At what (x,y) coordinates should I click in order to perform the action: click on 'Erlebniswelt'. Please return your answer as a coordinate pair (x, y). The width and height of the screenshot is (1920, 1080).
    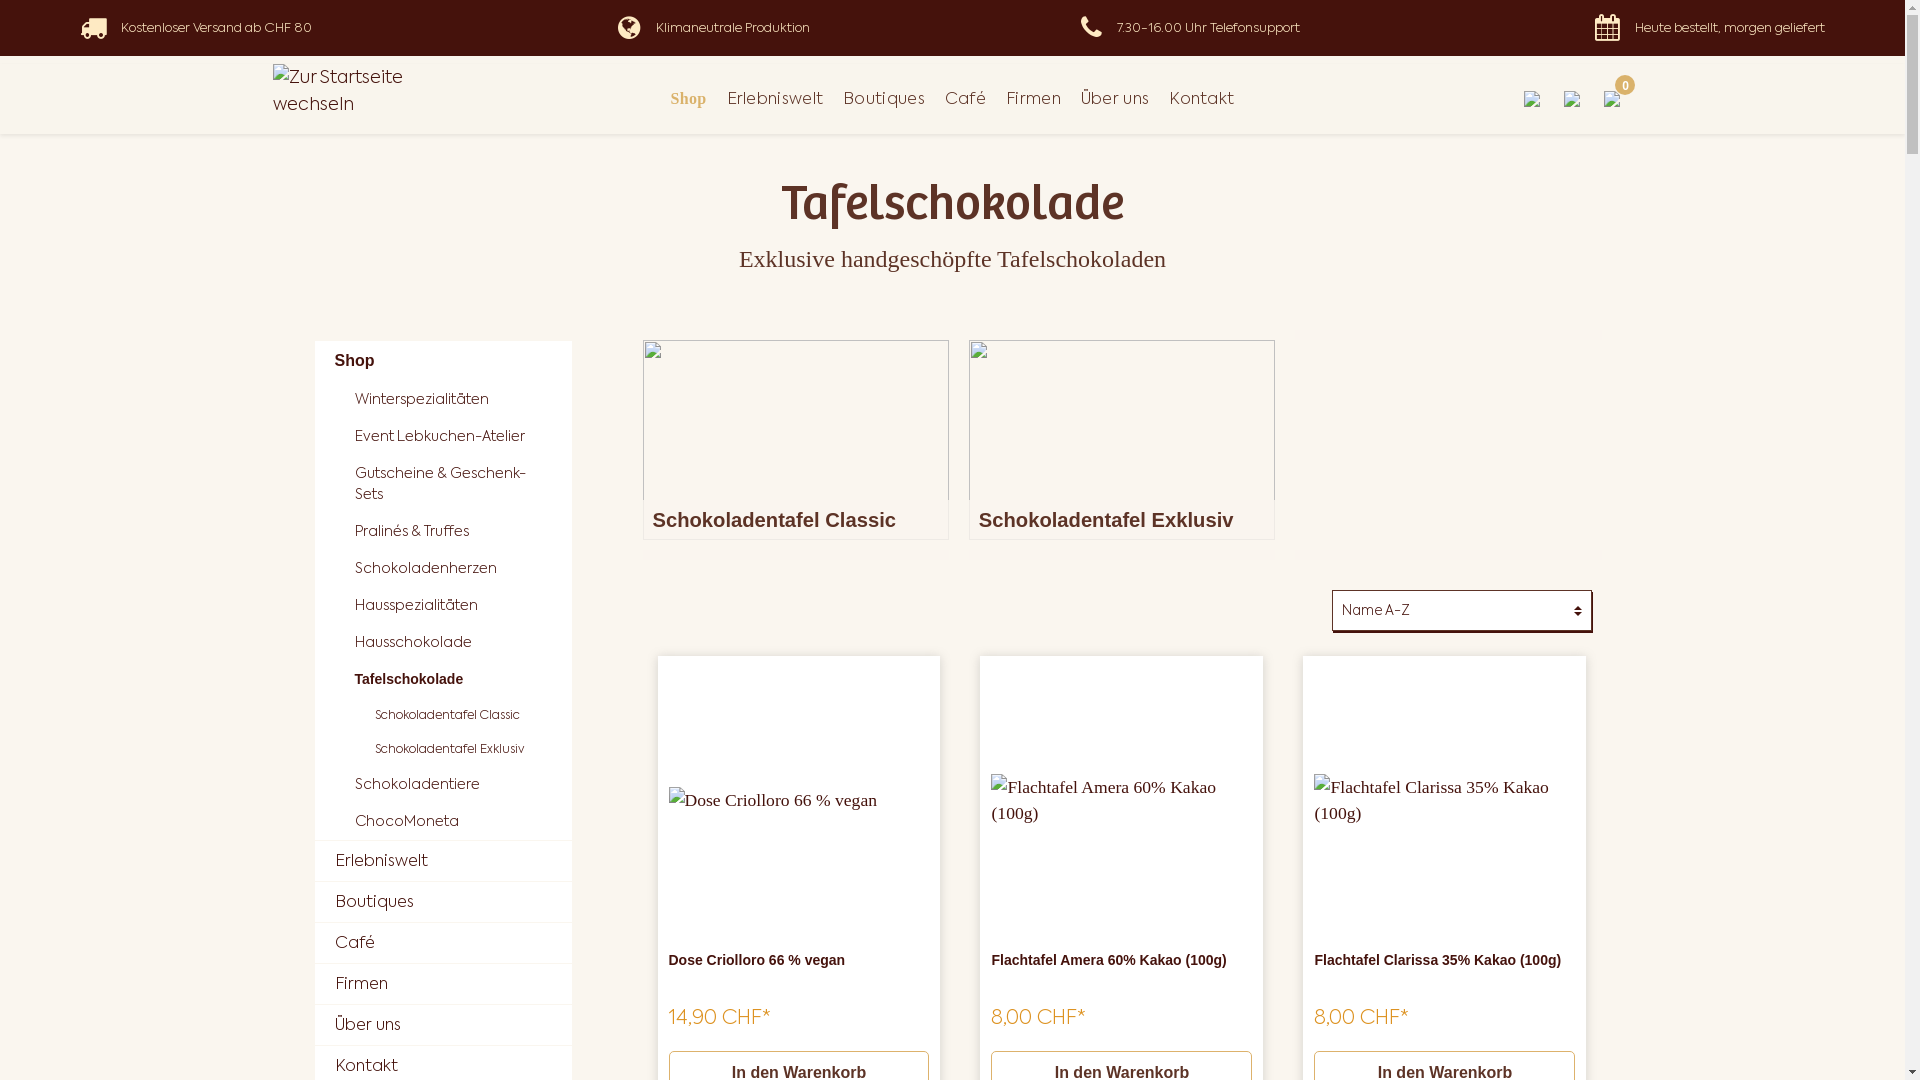
    Looking at the image, I should click on (441, 859).